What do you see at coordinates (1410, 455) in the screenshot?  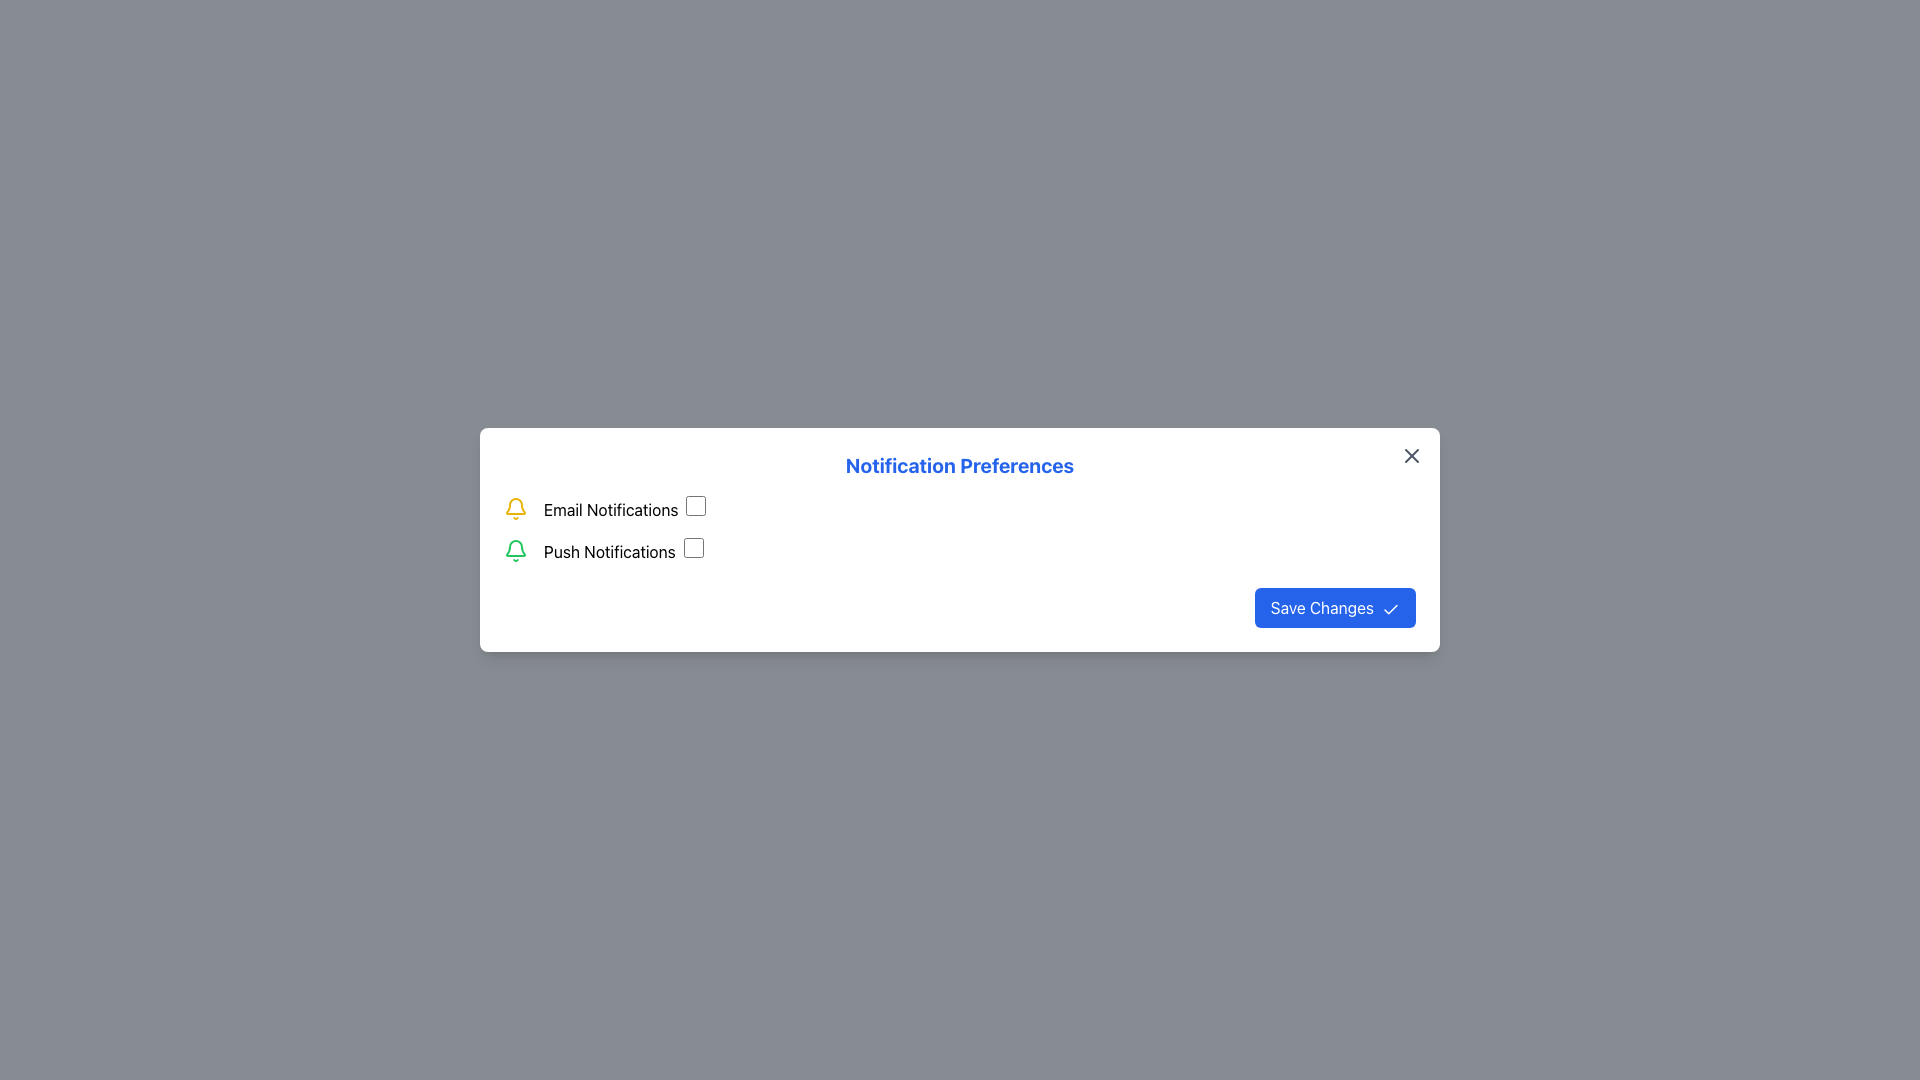 I see `the 'X' icon in the top-right corner of the notification preferences modal box` at bounding box center [1410, 455].